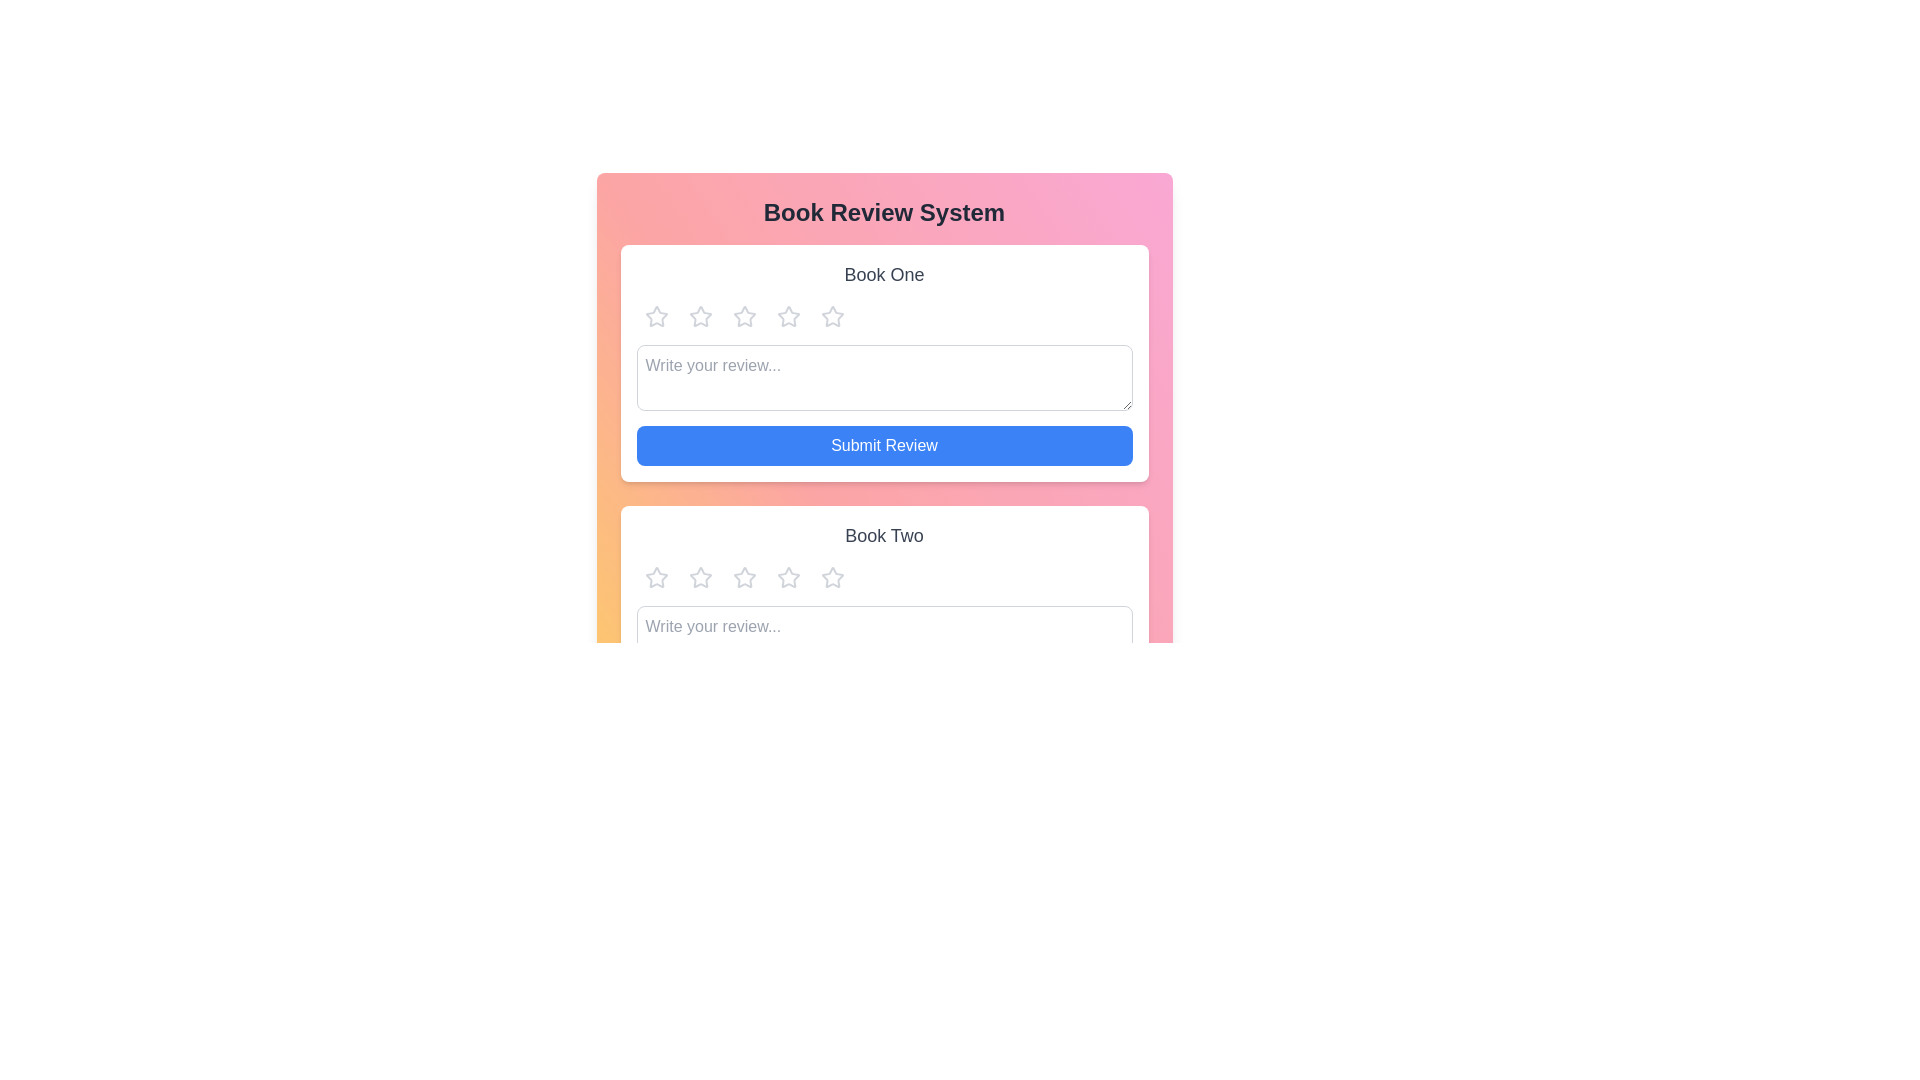  Describe the element at coordinates (743, 315) in the screenshot. I see `the star corresponding to the desired rating 3 for the first book` at that location.